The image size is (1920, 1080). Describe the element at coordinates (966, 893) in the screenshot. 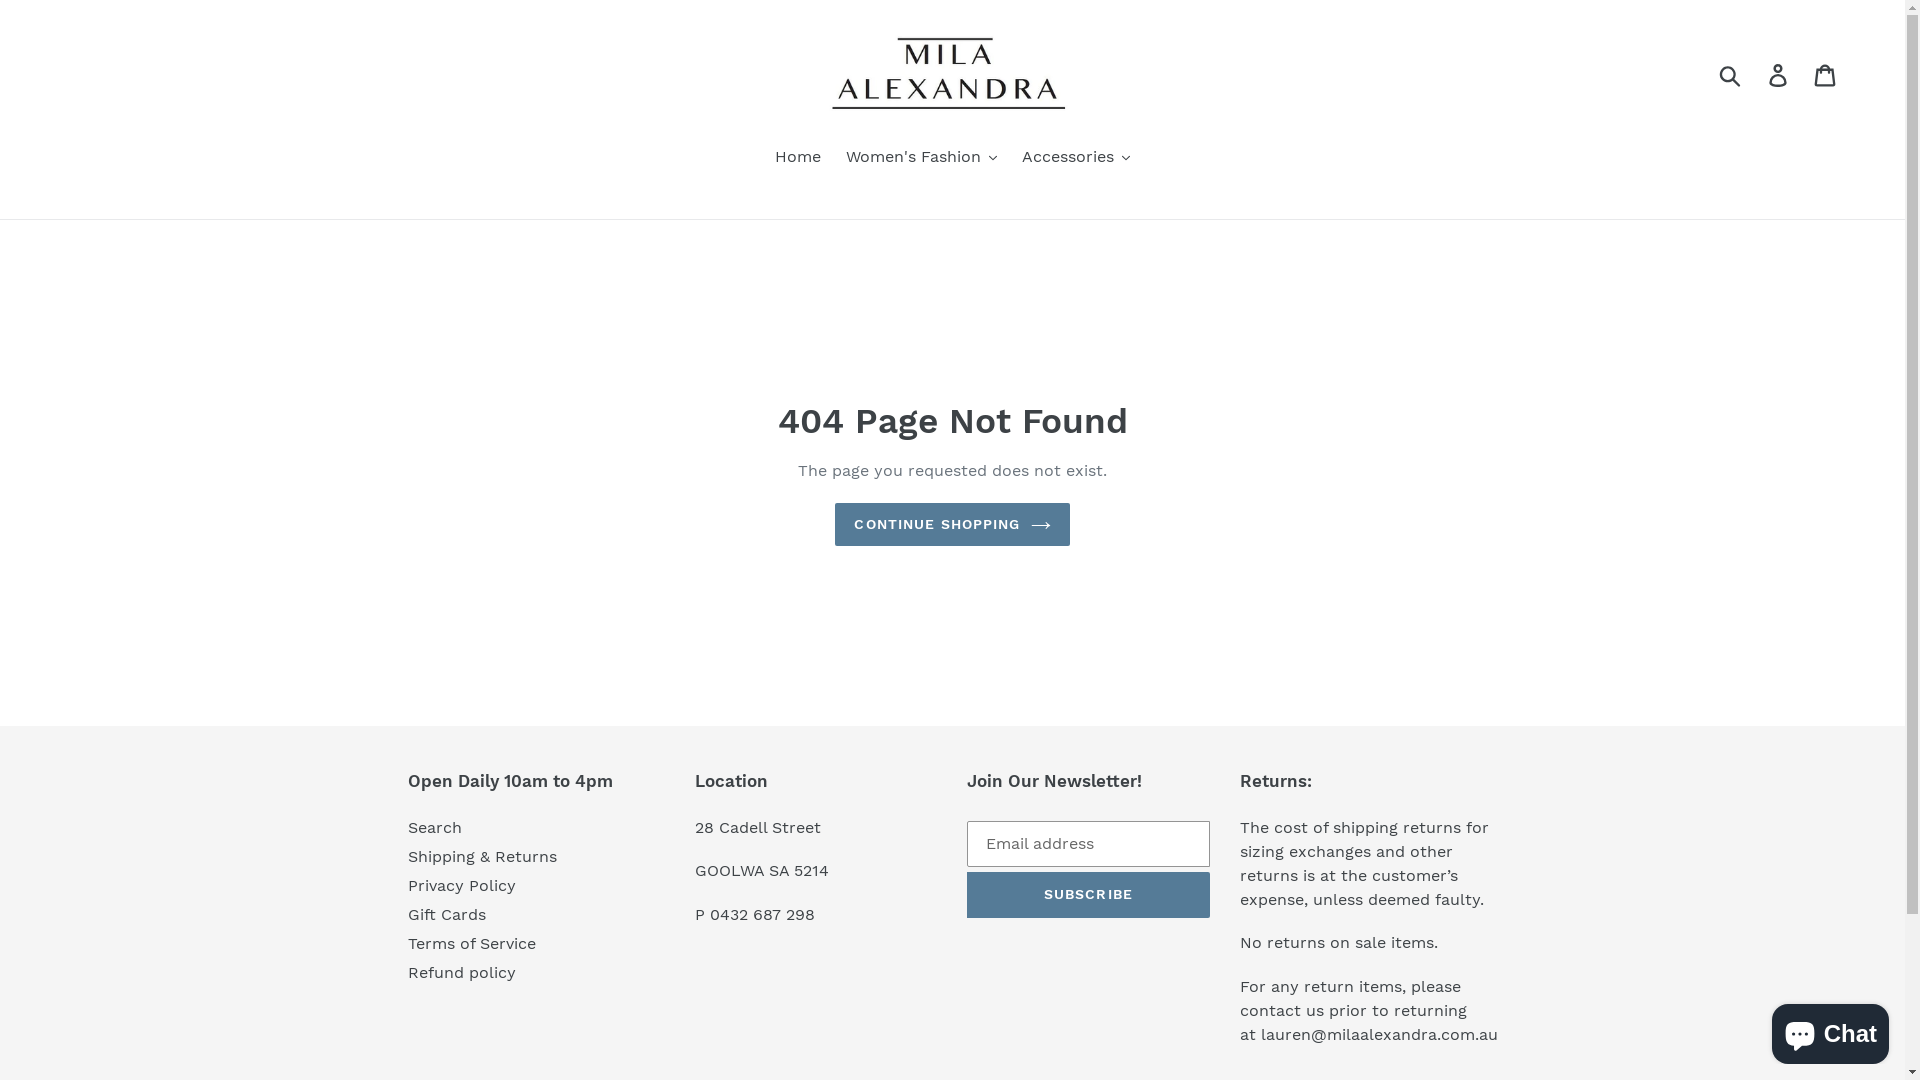

I see `'SUBSCRIBE'` at that location.